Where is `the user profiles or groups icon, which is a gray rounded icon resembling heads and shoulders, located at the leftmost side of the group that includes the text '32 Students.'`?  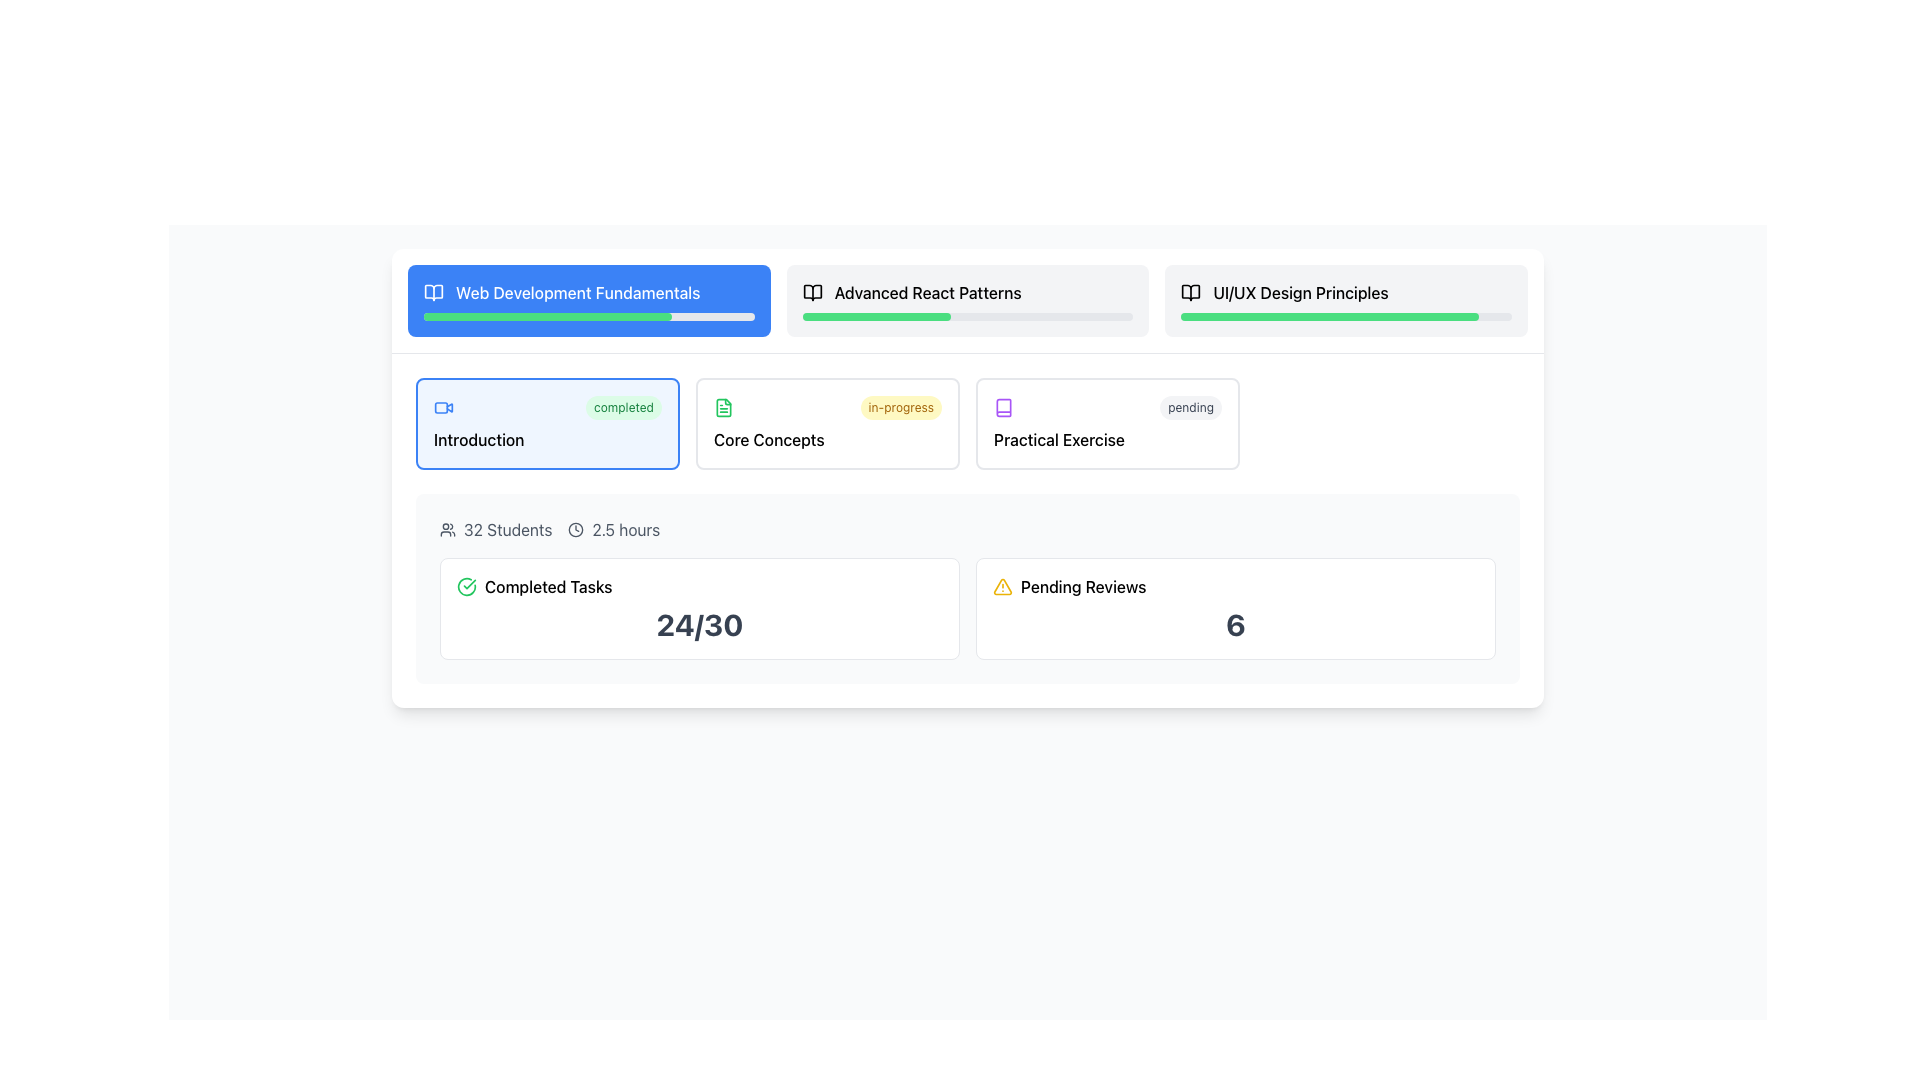 the user profiles or groups icon, which is a gray rounded icon resembling heads and shoulders, located at the leftmost side of the group that includes the text '32 Students.' is located at coordinates (446, 528).